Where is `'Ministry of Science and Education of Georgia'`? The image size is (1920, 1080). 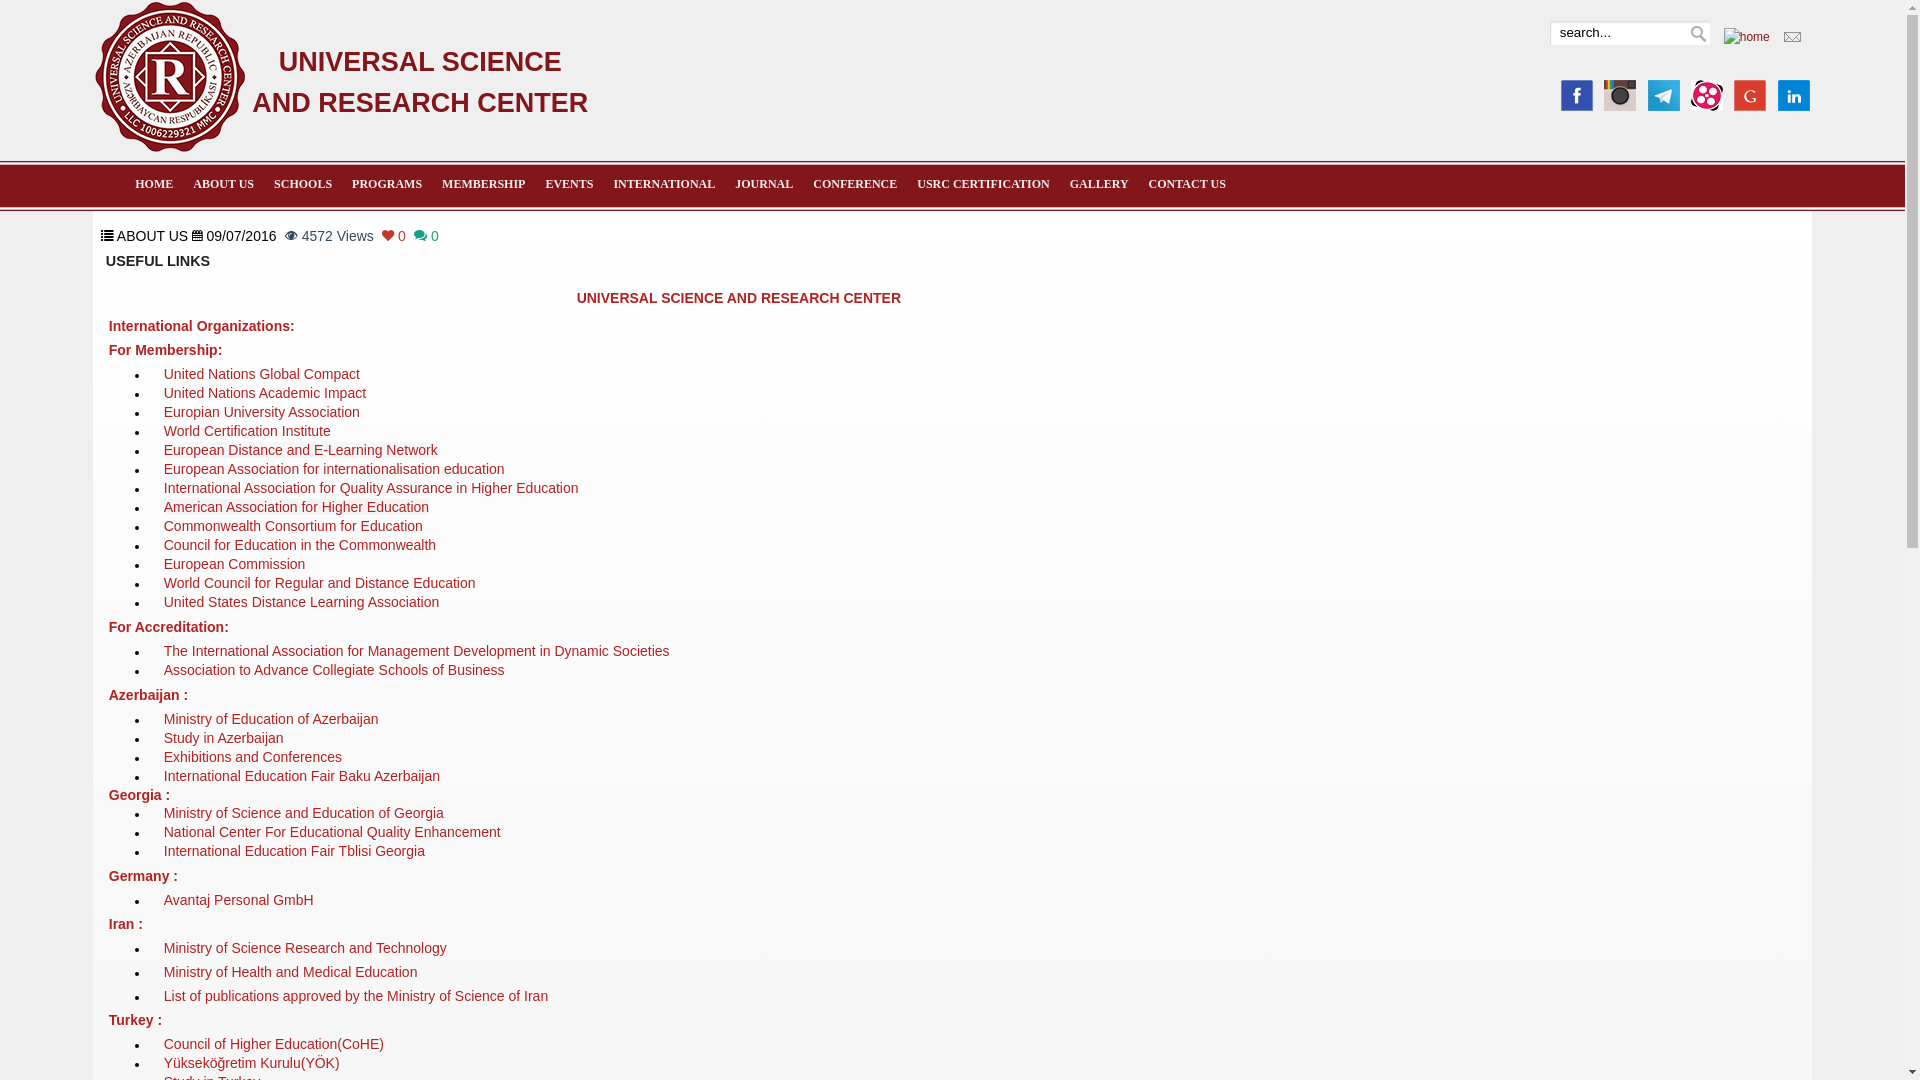
'Ministry of Science and Education of Georgia' is located at coordinates (302, 813).